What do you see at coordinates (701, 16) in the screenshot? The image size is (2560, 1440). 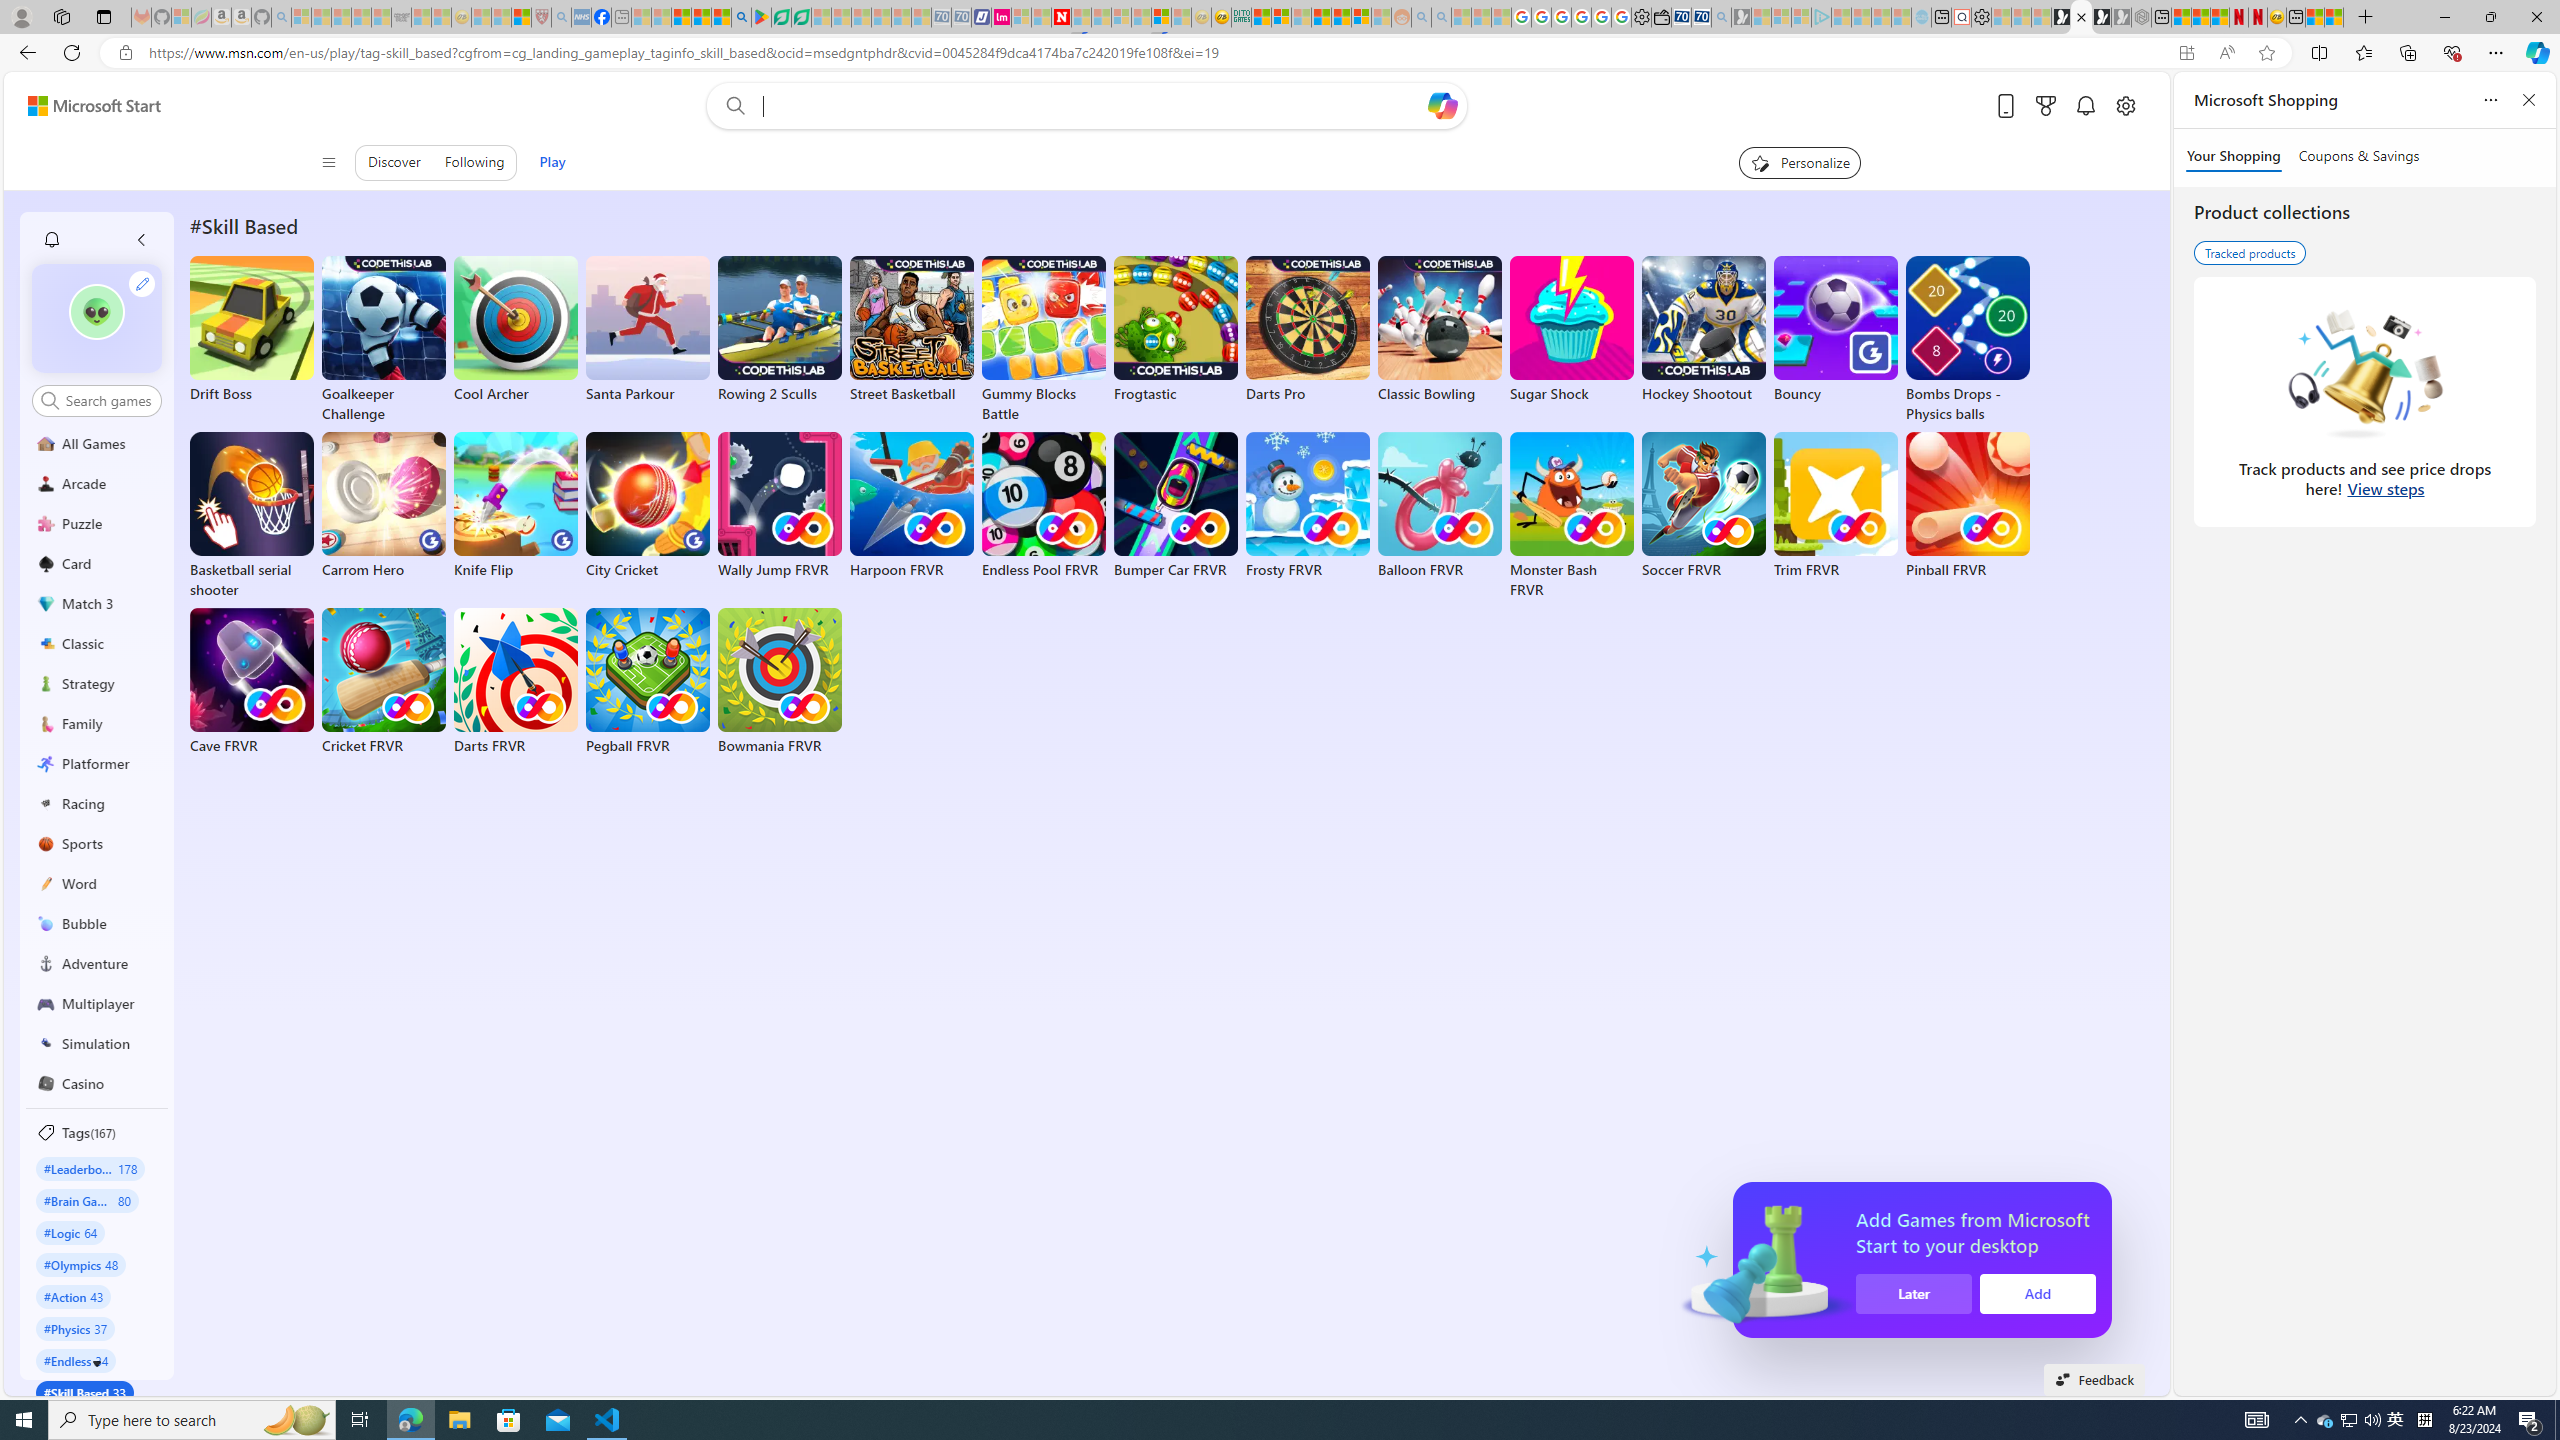 I see `'Pets - MSN'` at bounding box center [701, 16].